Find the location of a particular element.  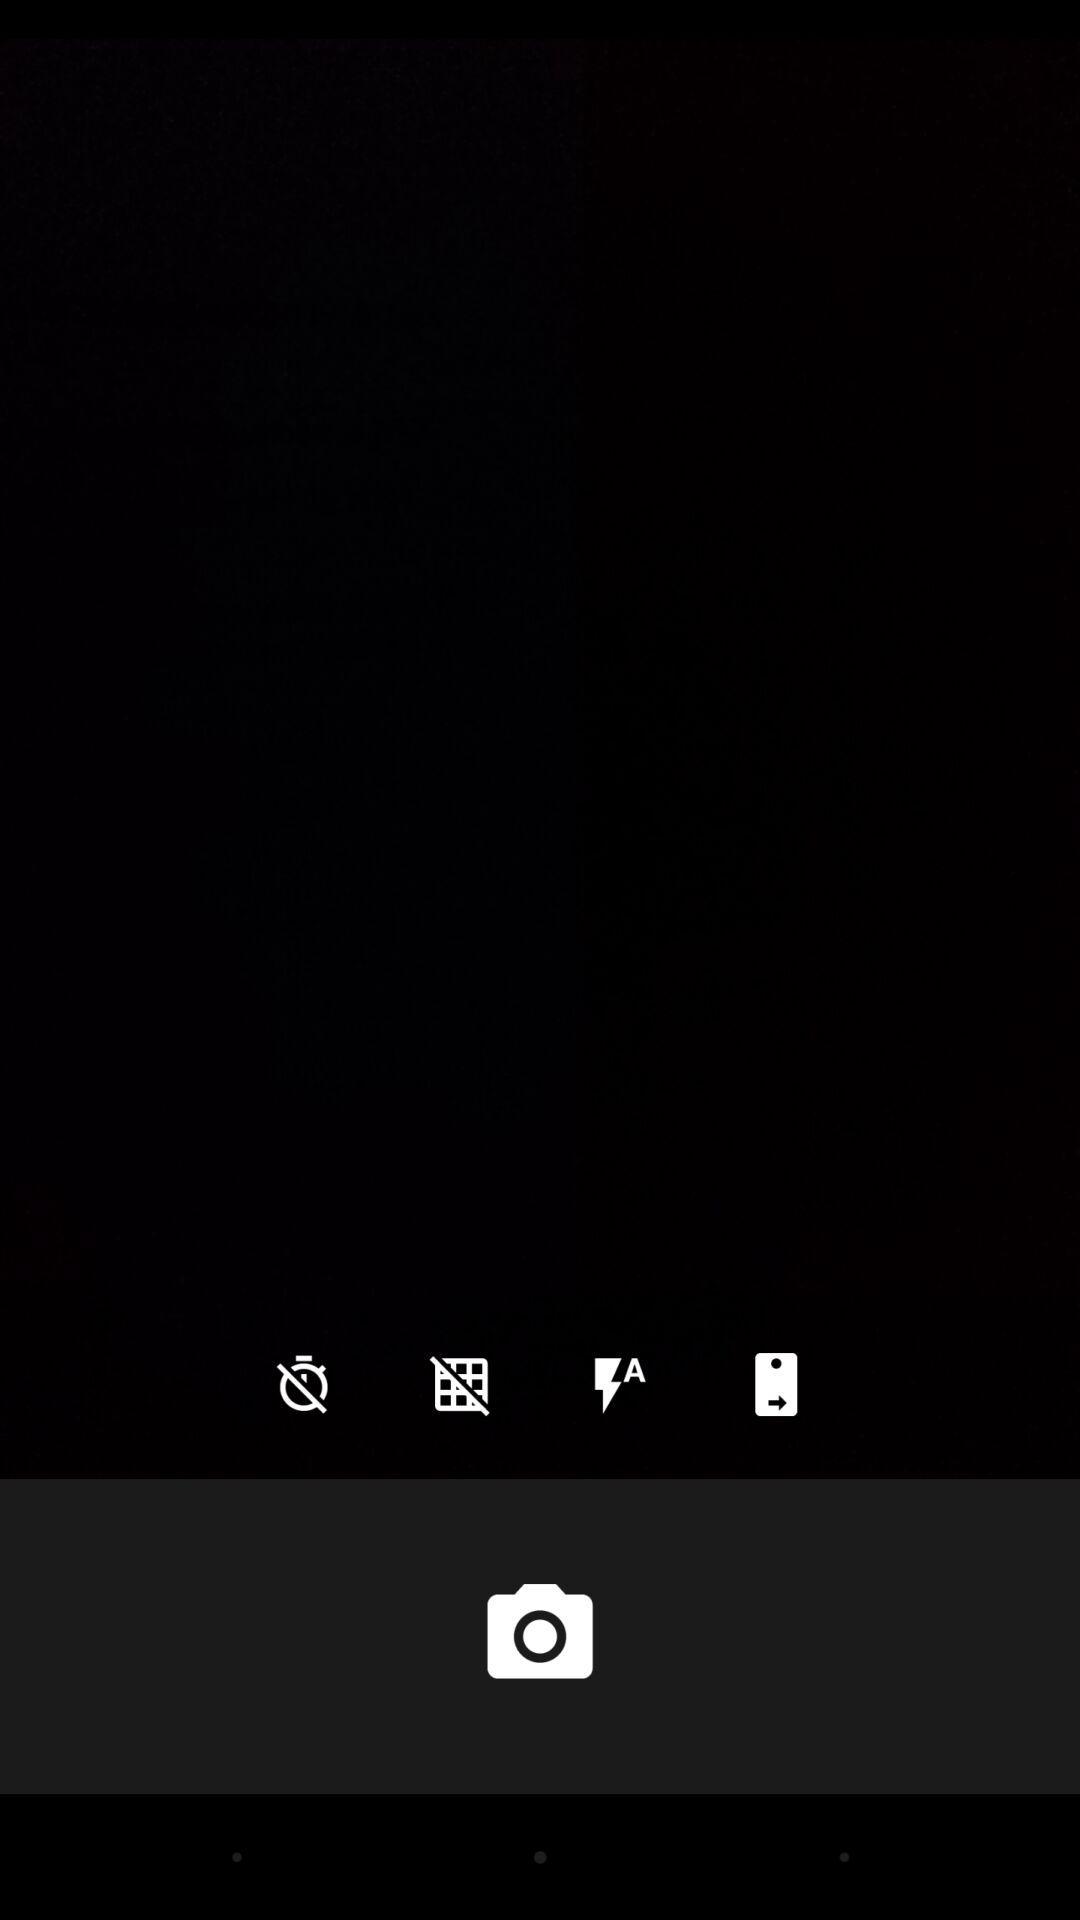

the item at the bottom right corner is located at coordinates (775, 1383).